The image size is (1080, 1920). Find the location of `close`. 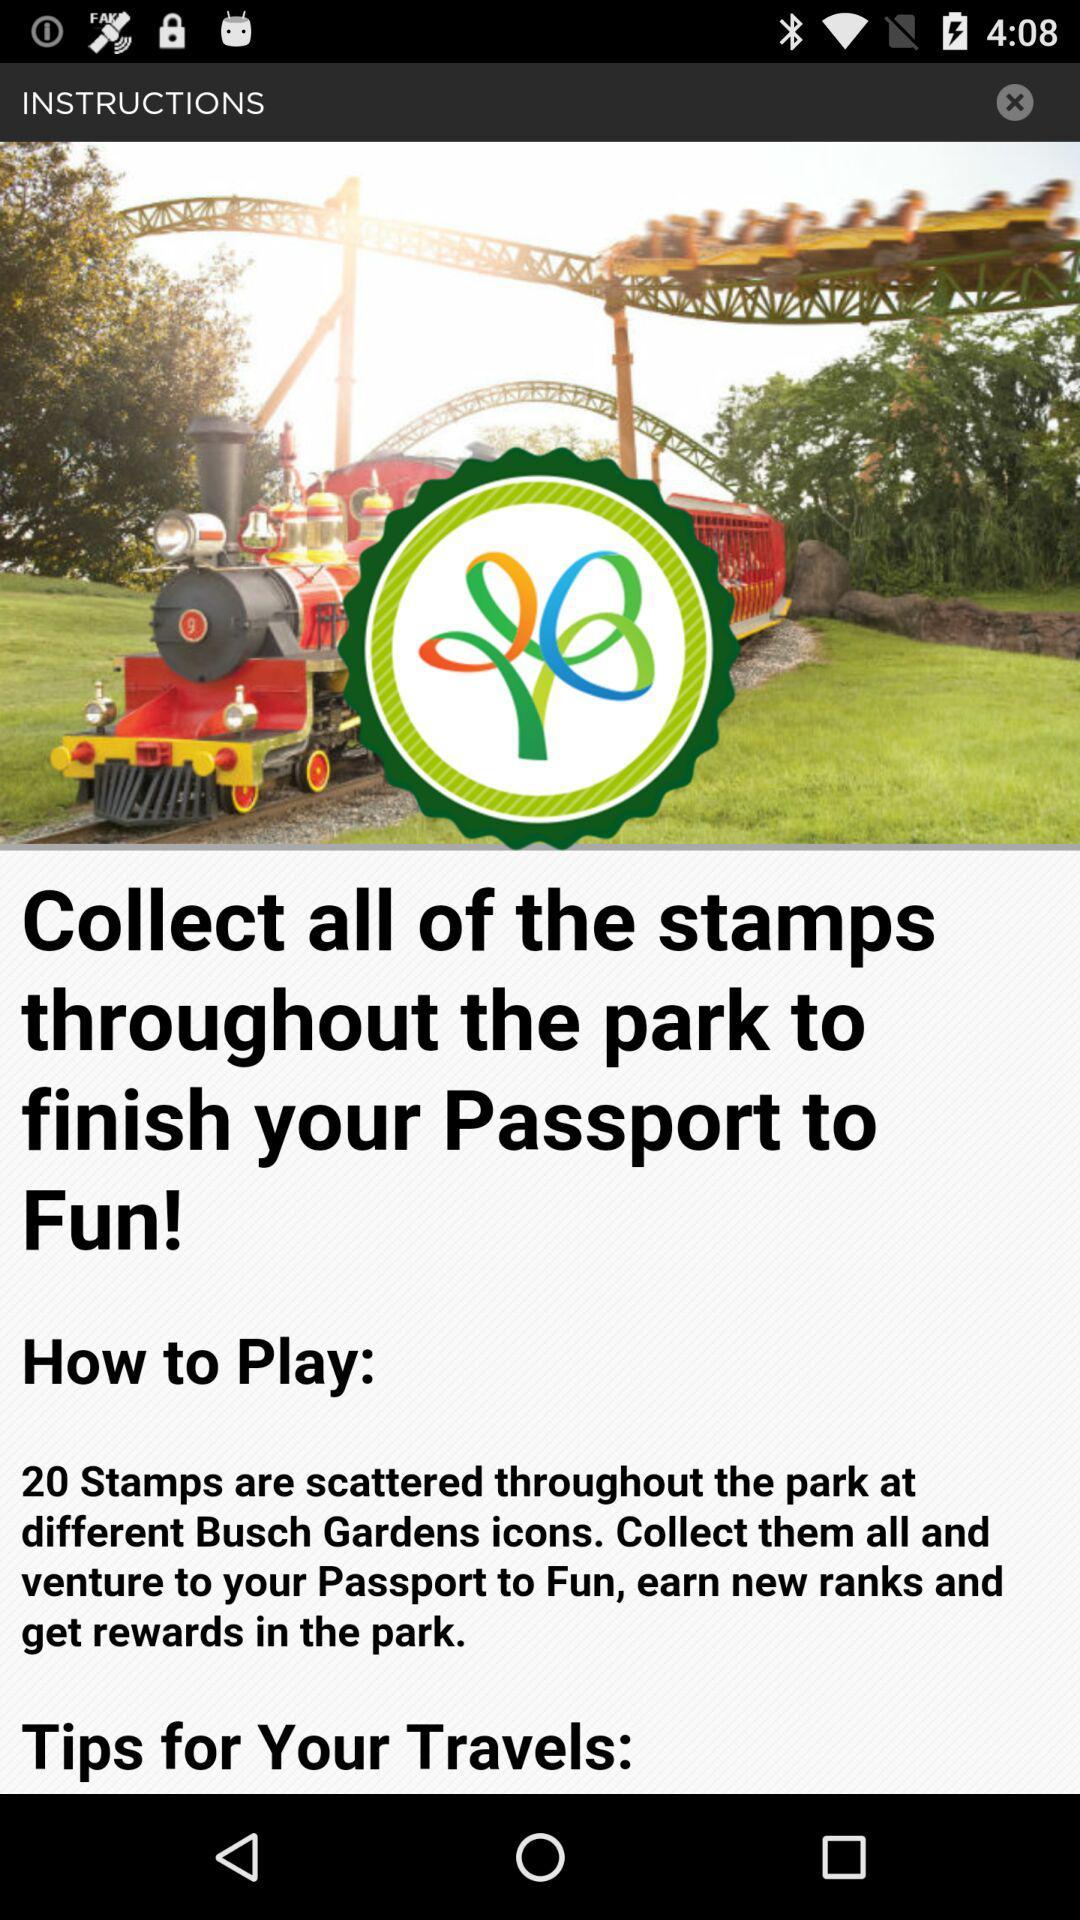

close is located at coordinates (1015, 101).